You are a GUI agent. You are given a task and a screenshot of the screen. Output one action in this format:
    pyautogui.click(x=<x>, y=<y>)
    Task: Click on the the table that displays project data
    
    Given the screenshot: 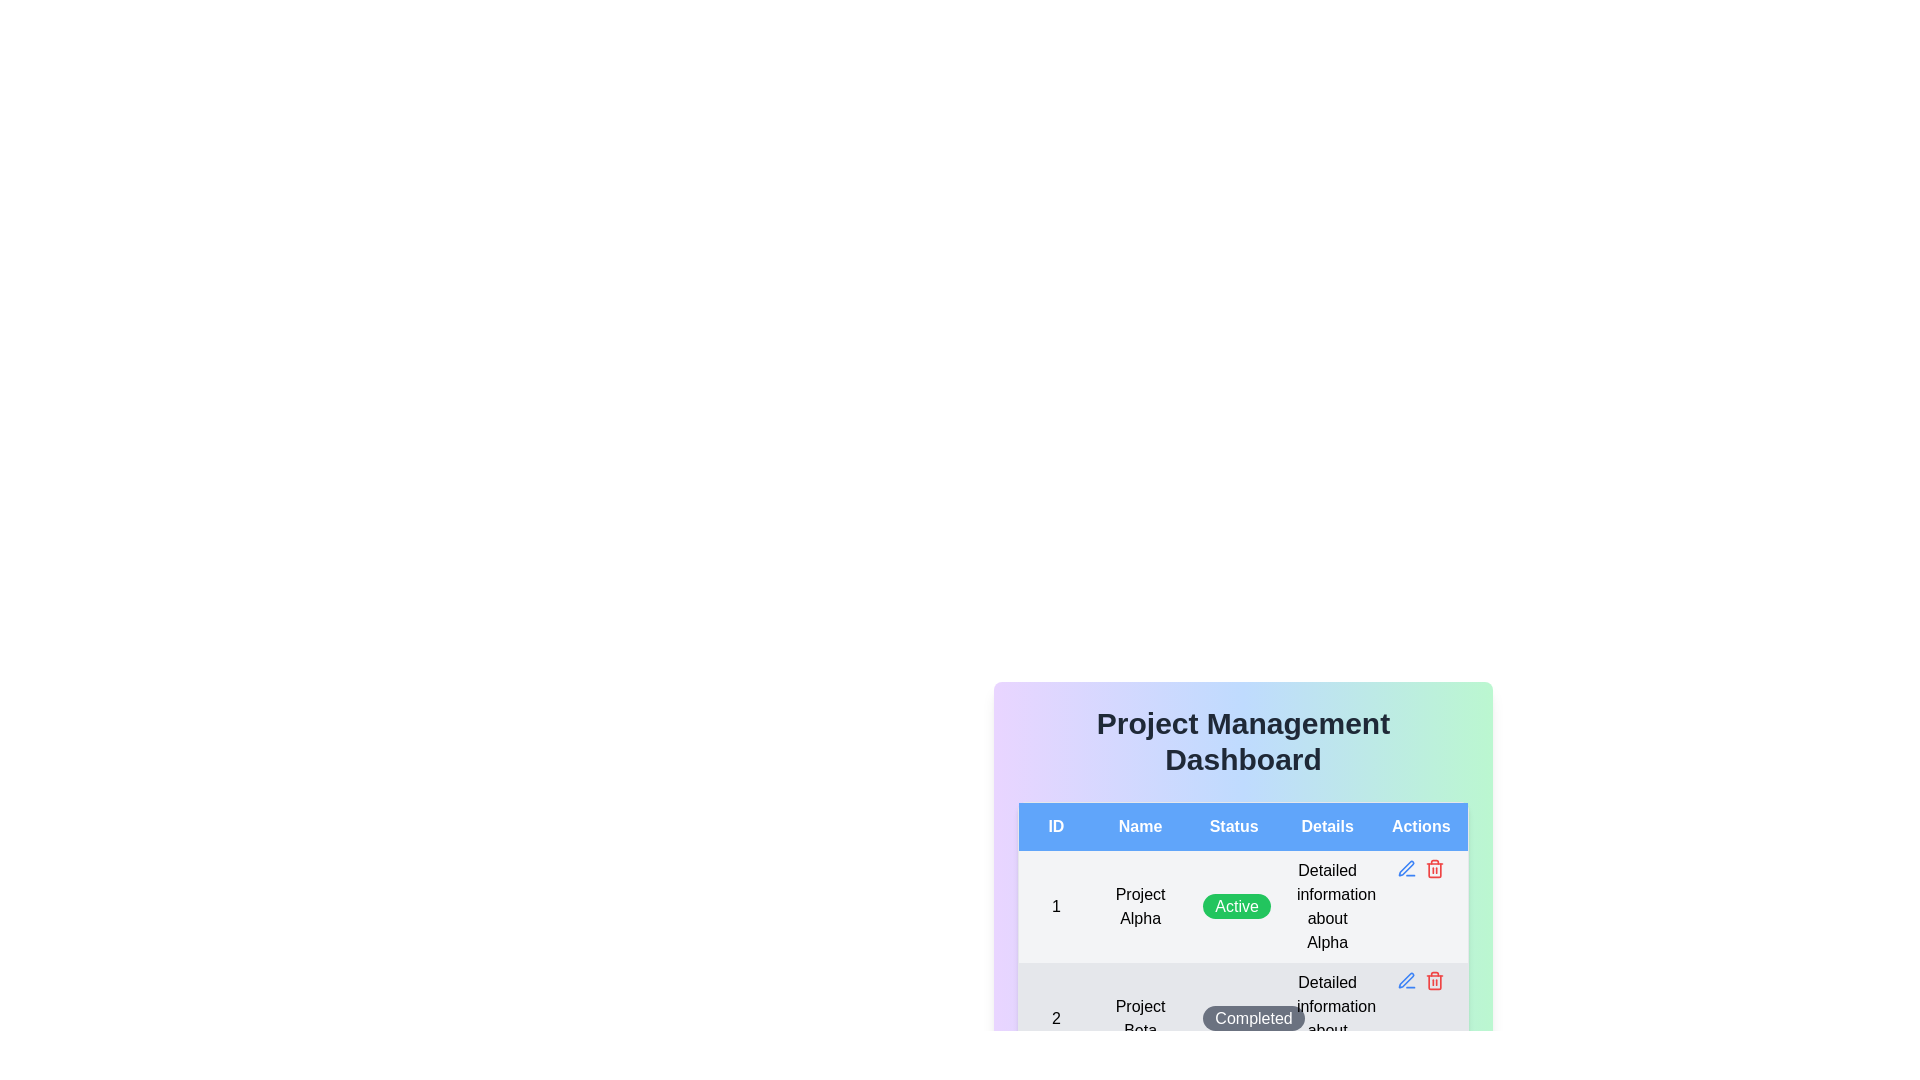 What is the action you would take?
    pyautogui.click(x=1242, y=938)
    